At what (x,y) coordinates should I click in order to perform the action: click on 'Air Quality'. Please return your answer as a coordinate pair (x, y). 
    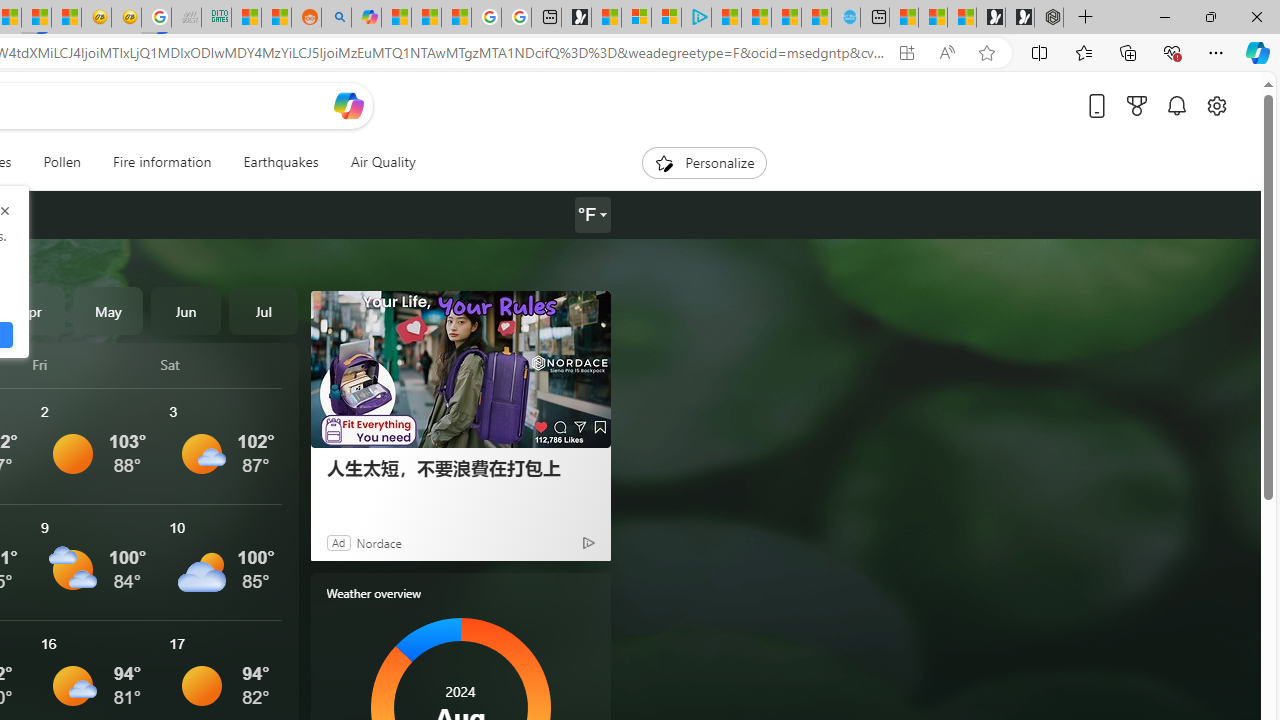
    Looking at the image, I should click on (382, 162).